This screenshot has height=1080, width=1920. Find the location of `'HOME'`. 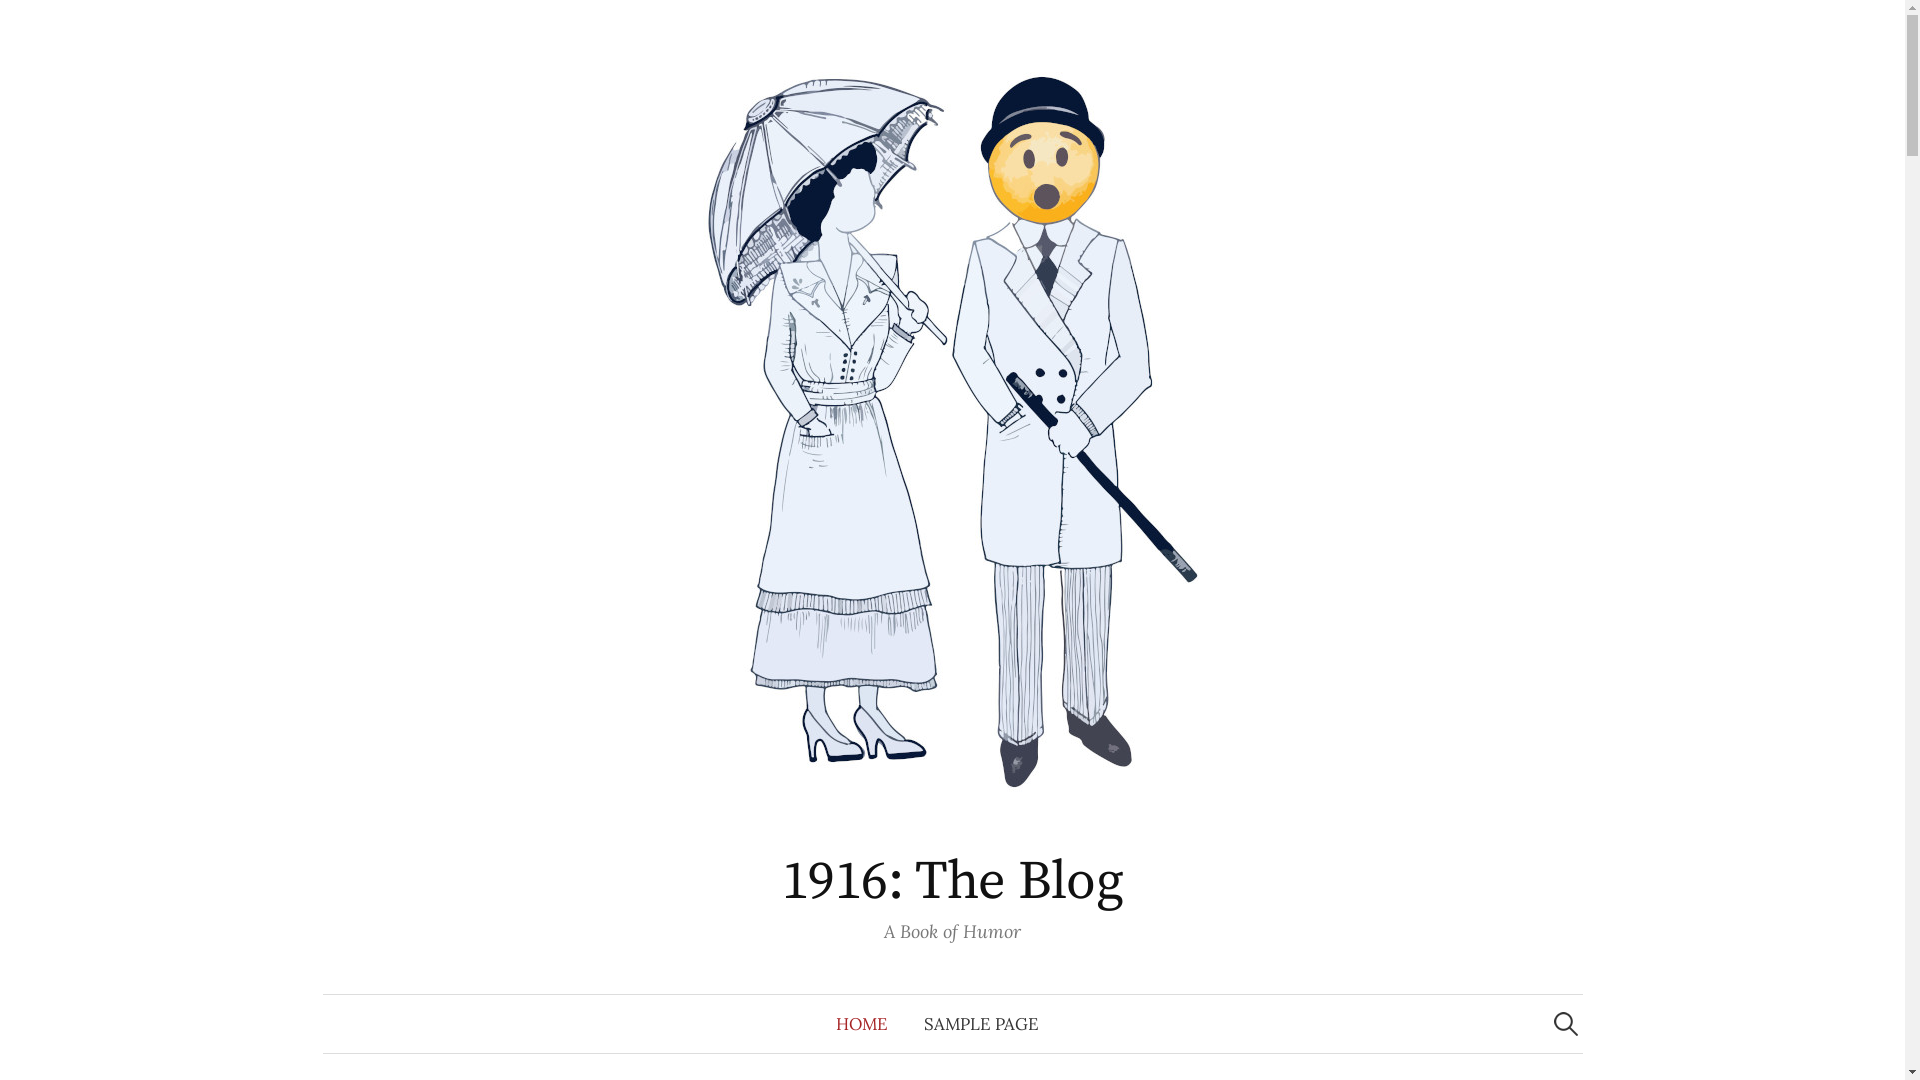

'HOME' is located at coordinates (862, 1023).